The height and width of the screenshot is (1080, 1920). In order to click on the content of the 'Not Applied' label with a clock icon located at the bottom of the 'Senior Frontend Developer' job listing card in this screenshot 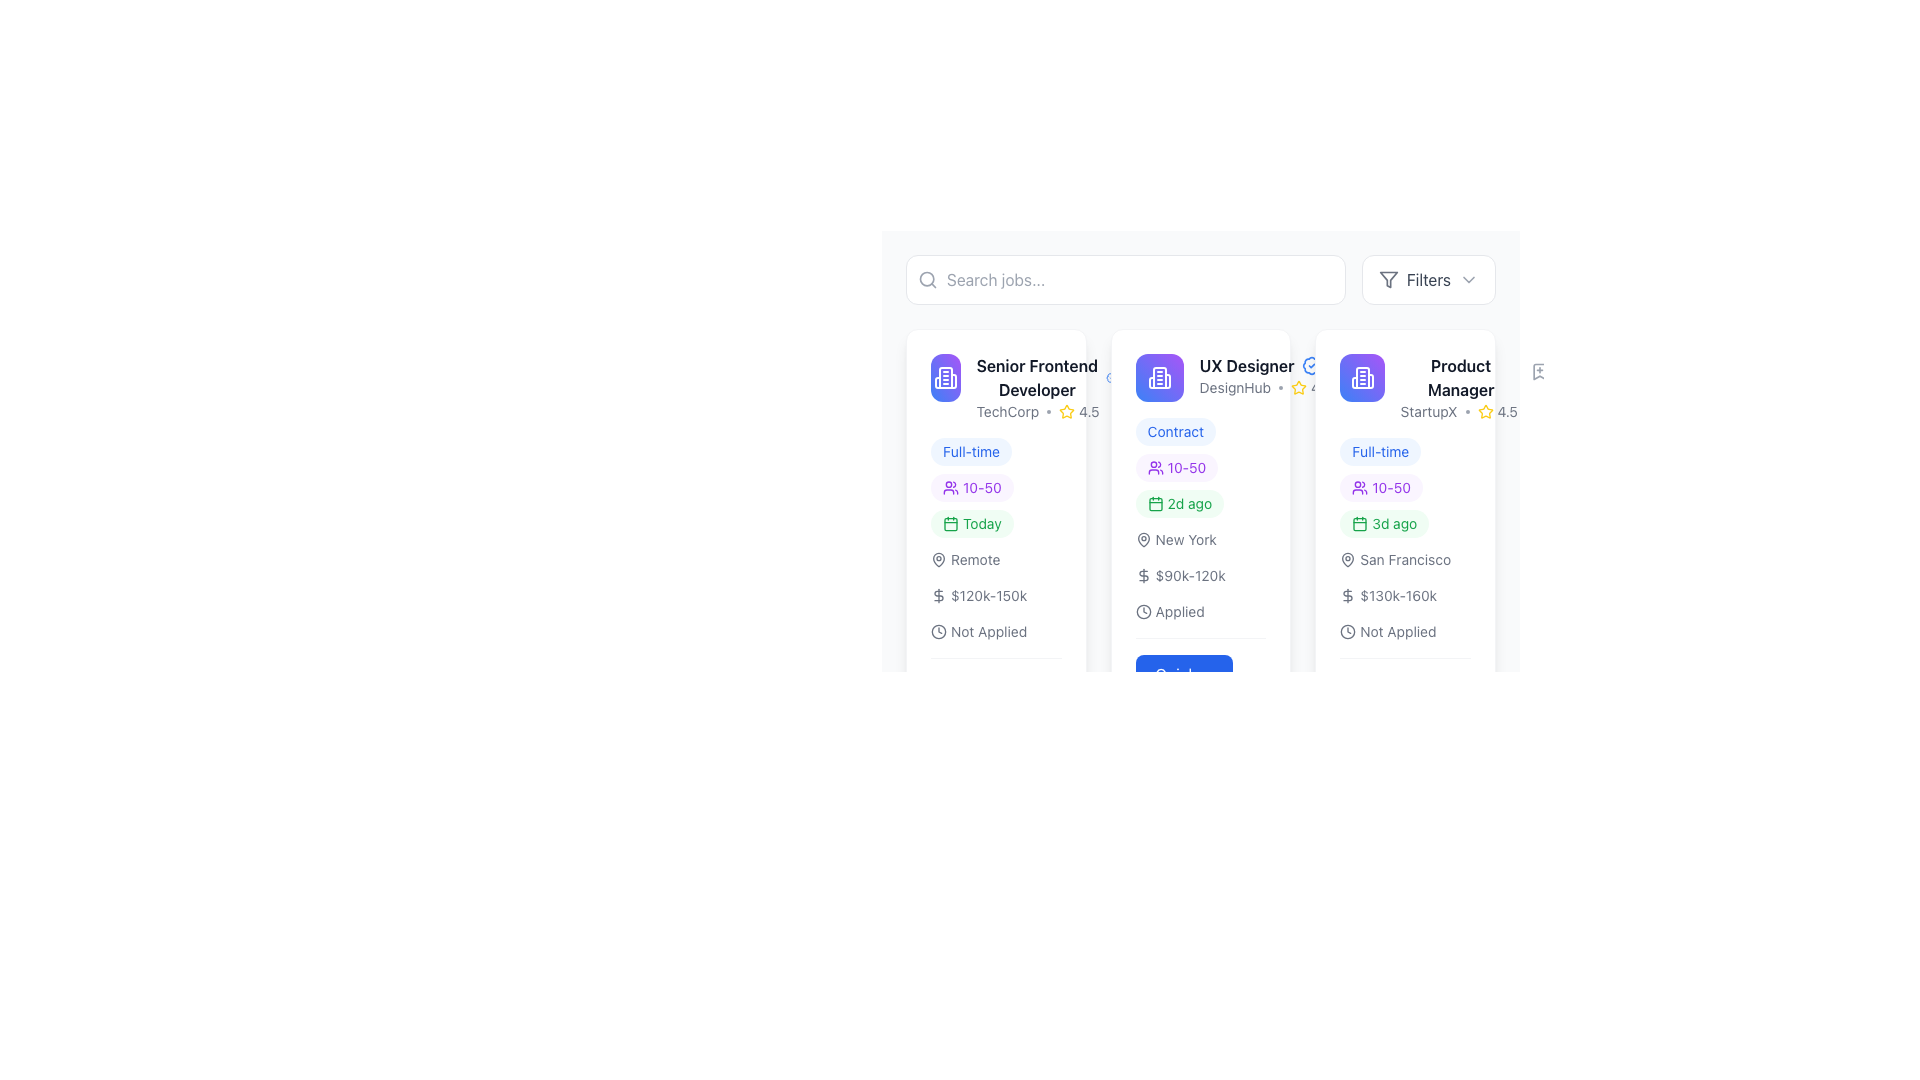, I will do `click(979, 632)`.